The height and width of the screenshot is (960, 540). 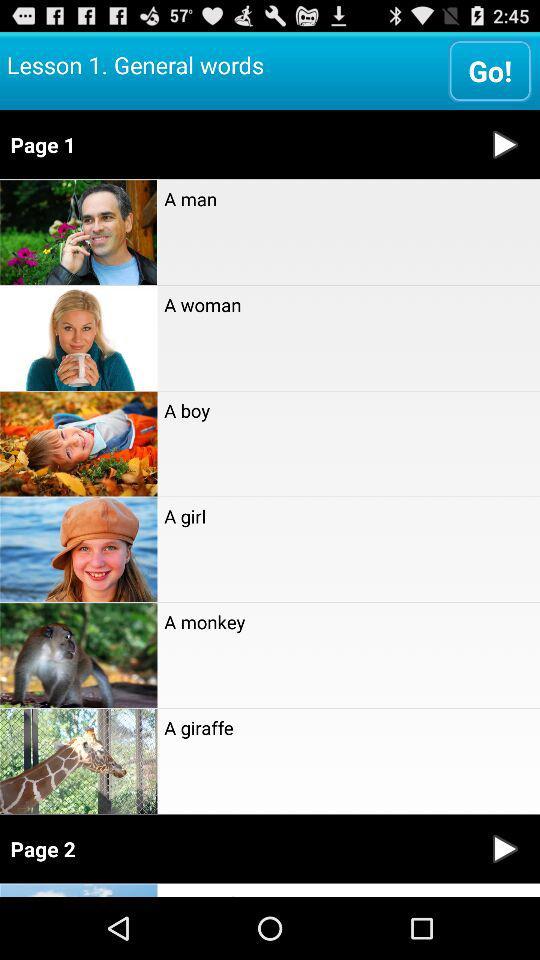 I want to click on a giraffe, so click(x=347, y=726).